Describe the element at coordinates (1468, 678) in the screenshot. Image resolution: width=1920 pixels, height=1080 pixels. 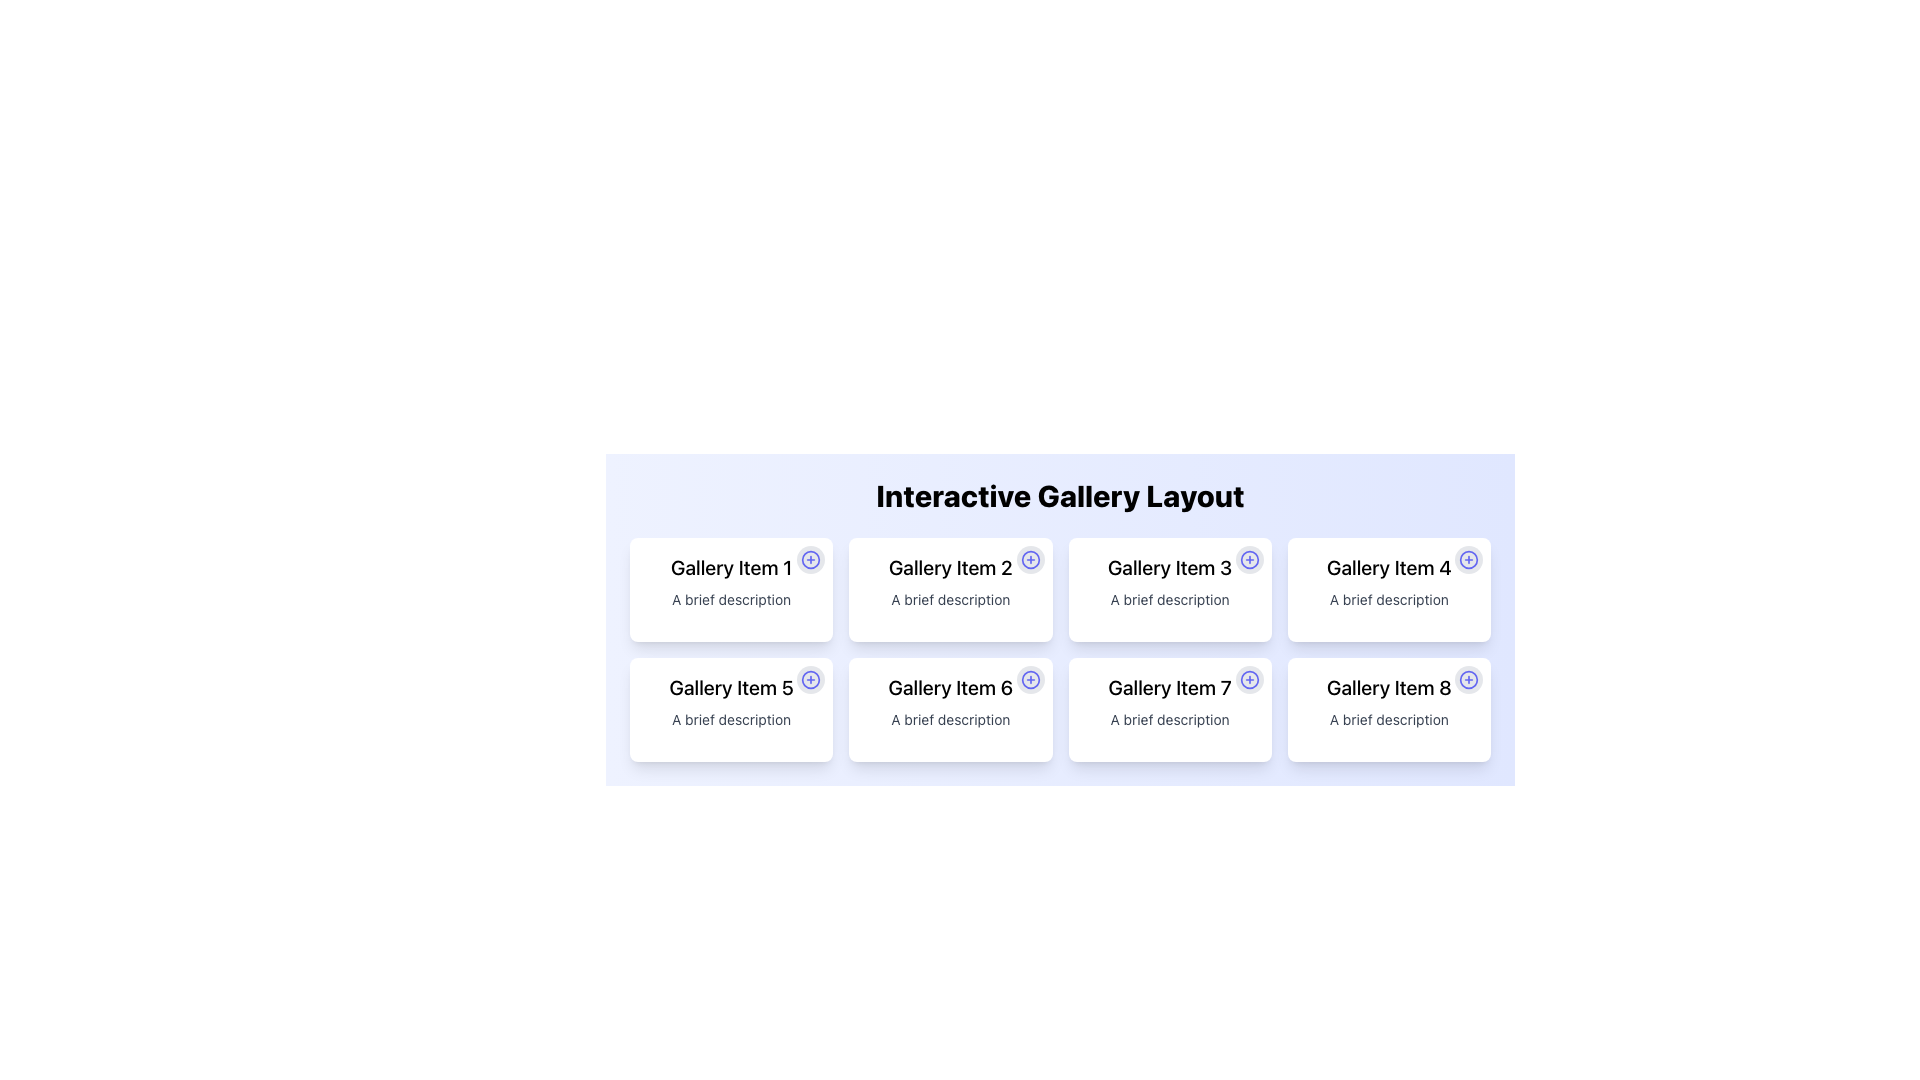
I see `the icon button located in the top-right corner of the card labeled 'Gallery Item 8'` at that location.